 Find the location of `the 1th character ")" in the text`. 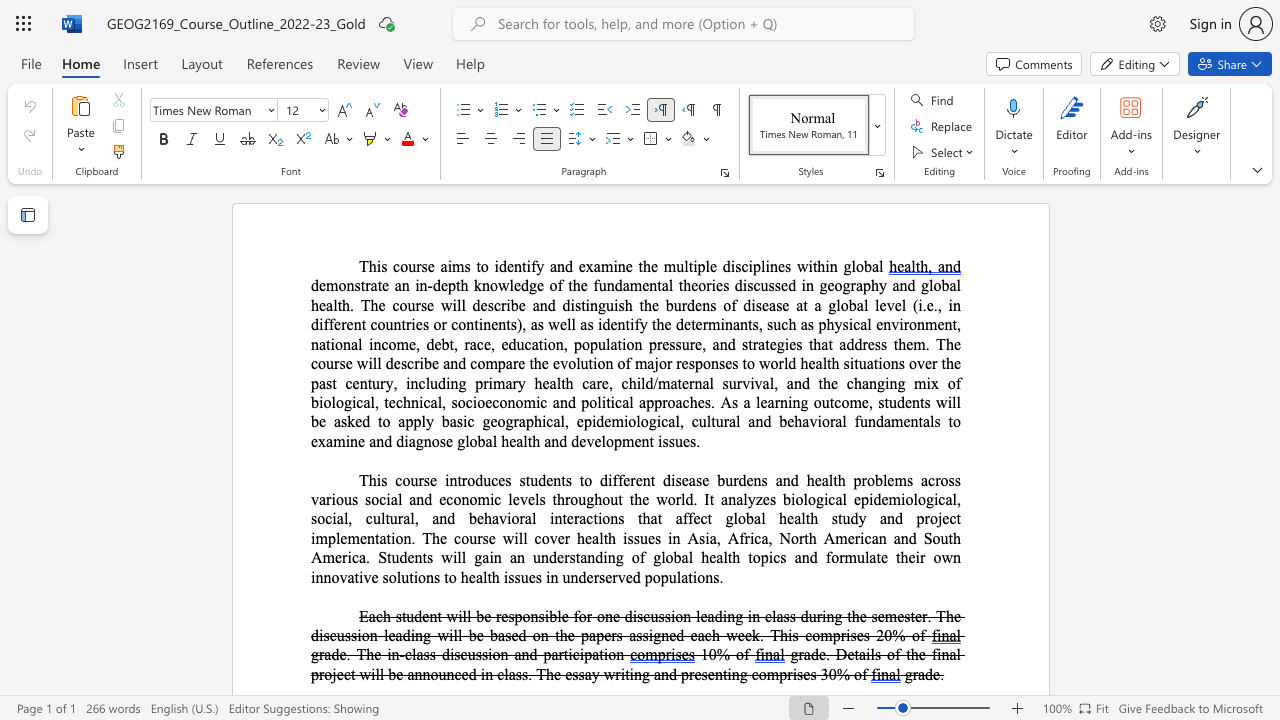

the 1th character ")" in the text is located at coordinates (519, 323).